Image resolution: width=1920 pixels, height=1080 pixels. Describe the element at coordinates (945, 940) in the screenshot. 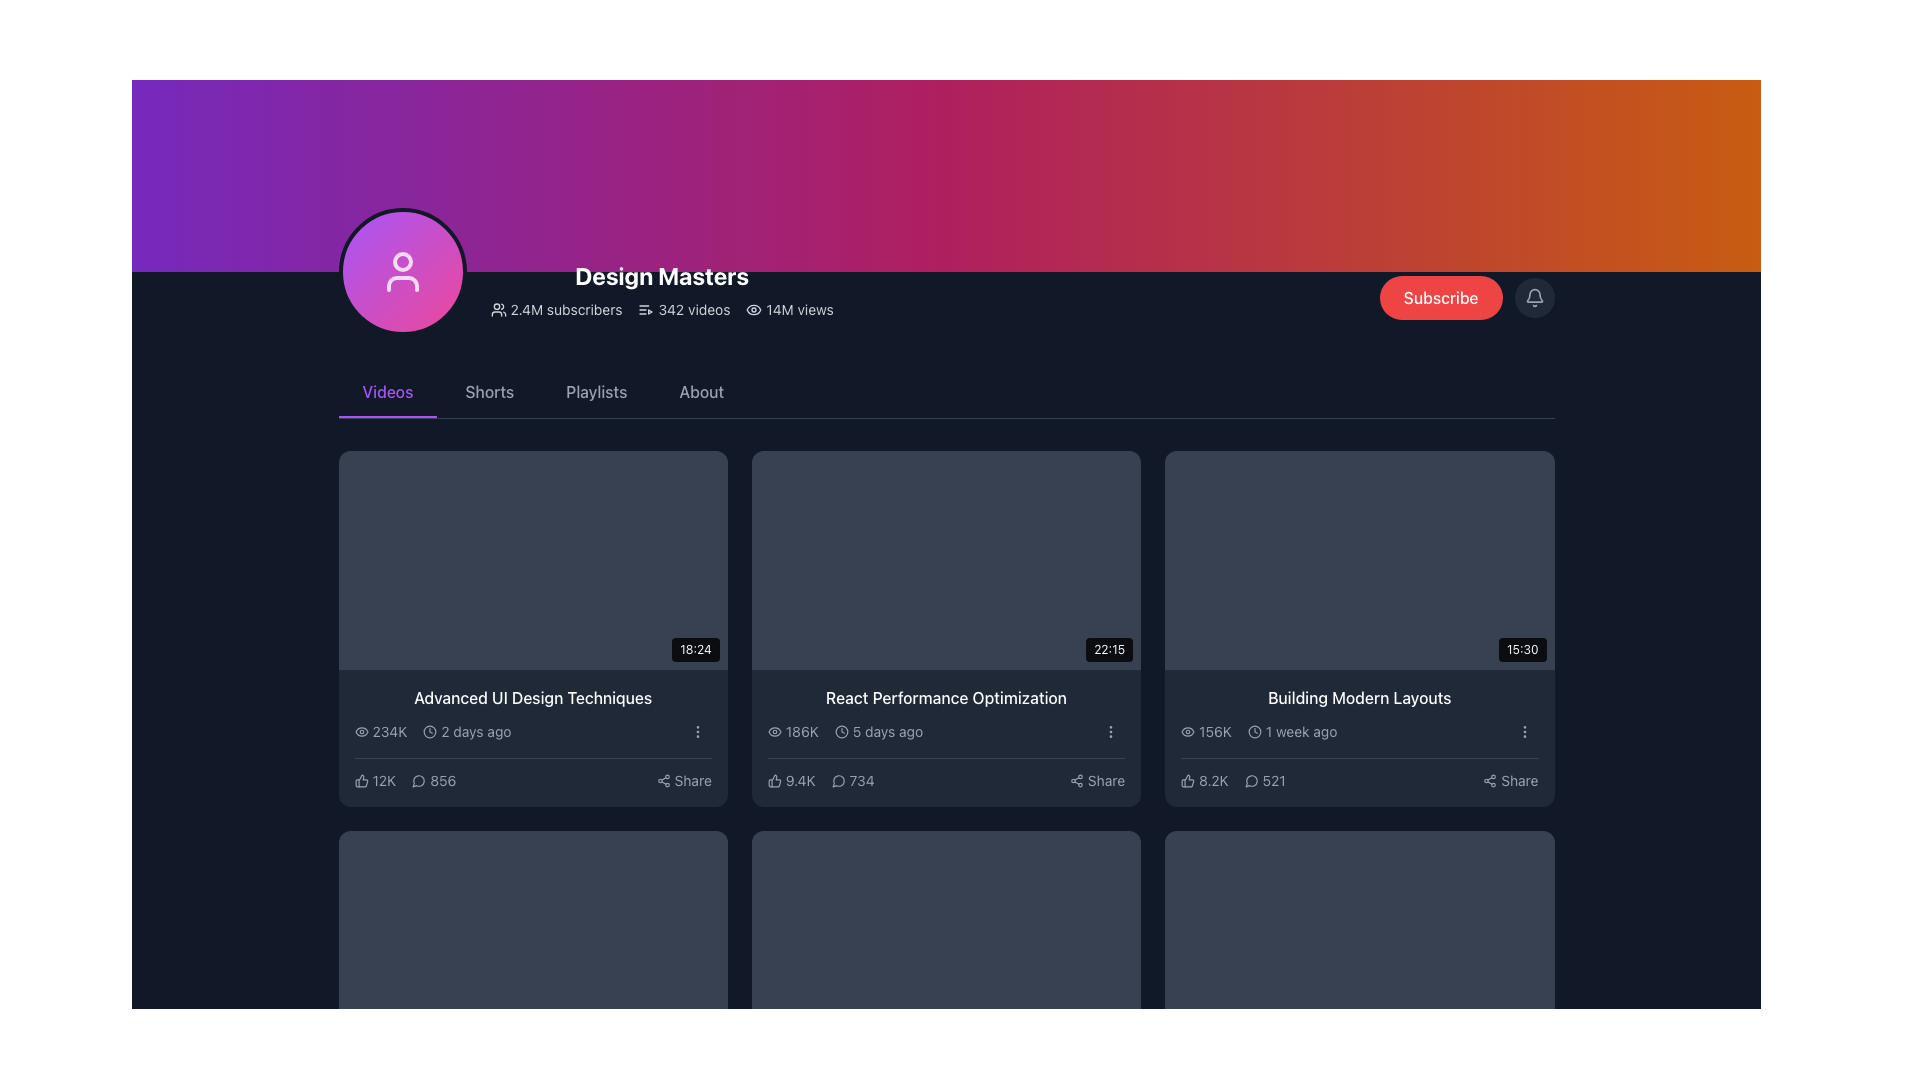

I see `the fourth video thumbnail in the bottom-left corner of the grid` at that location.